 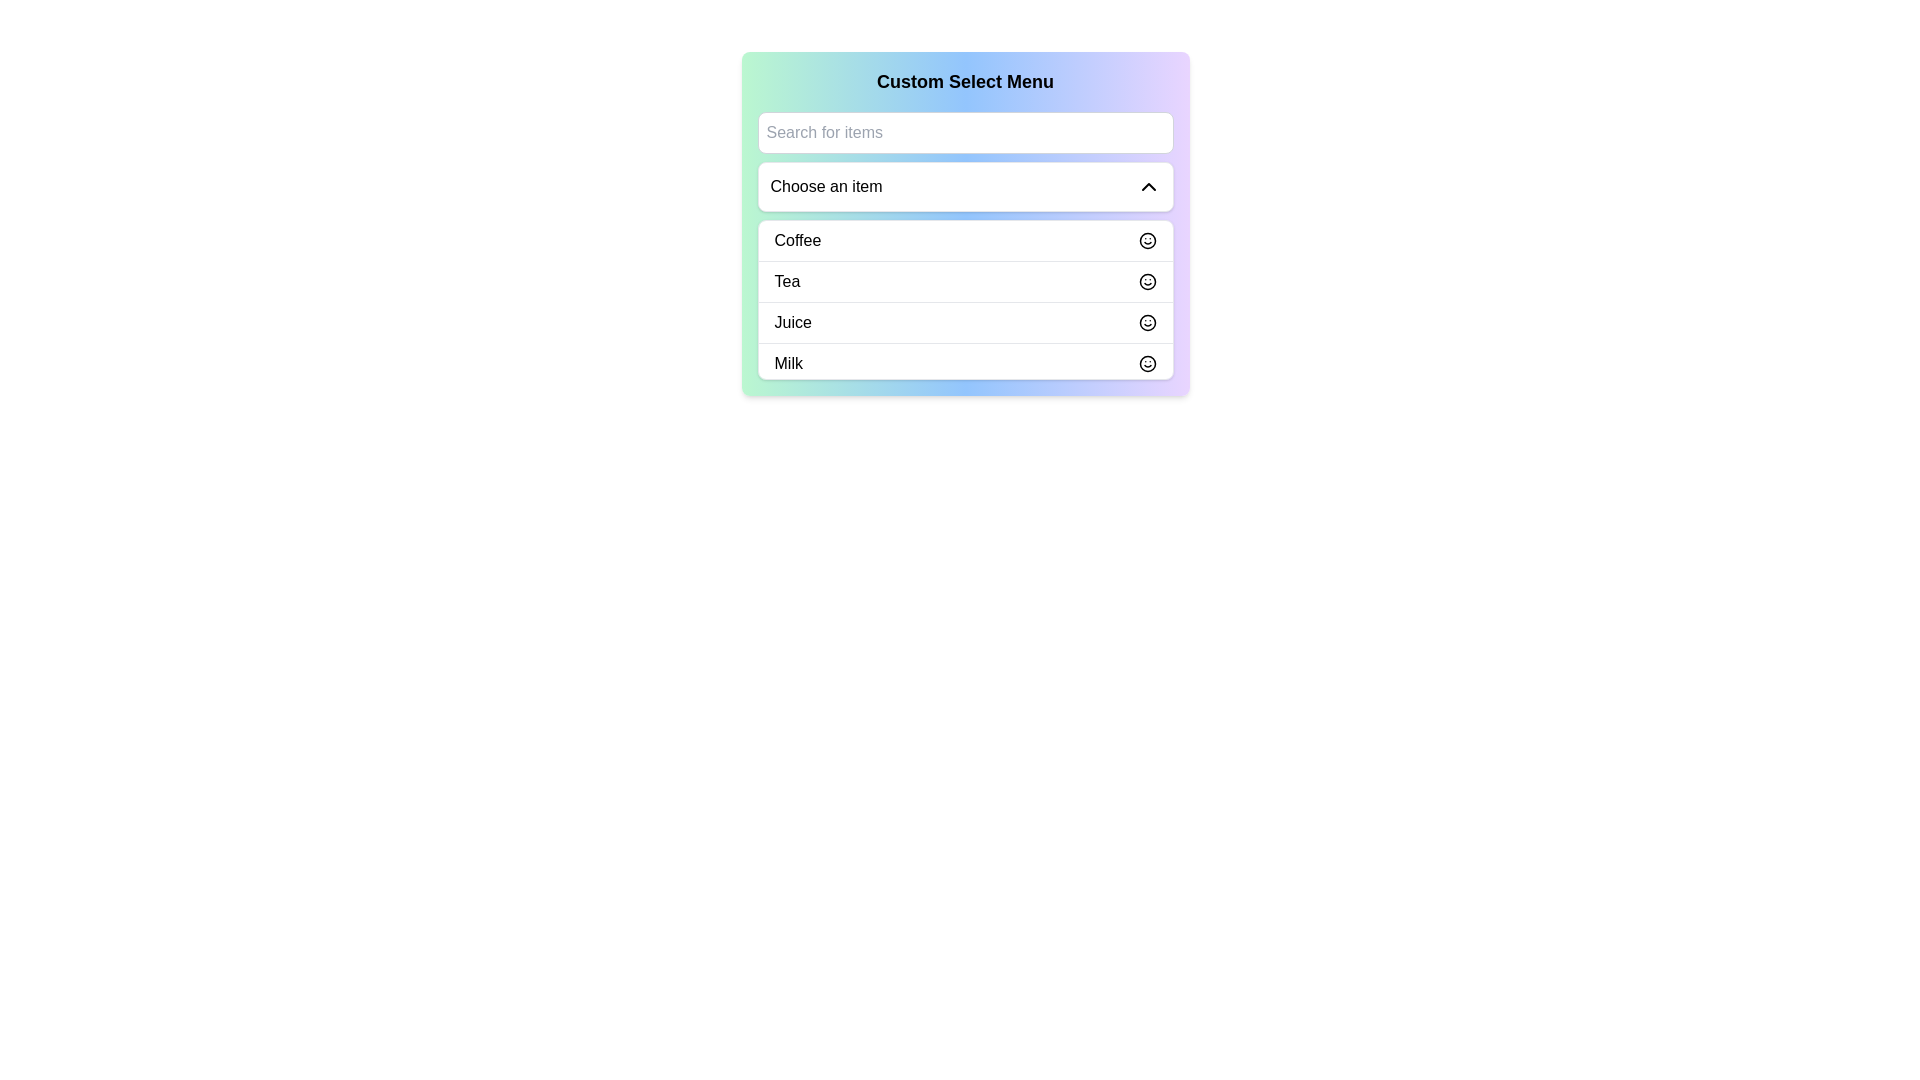 I want to click on the list item labeled 'Milk', which is the last item in a vertical list of menu options, so click(x=965, y=363).